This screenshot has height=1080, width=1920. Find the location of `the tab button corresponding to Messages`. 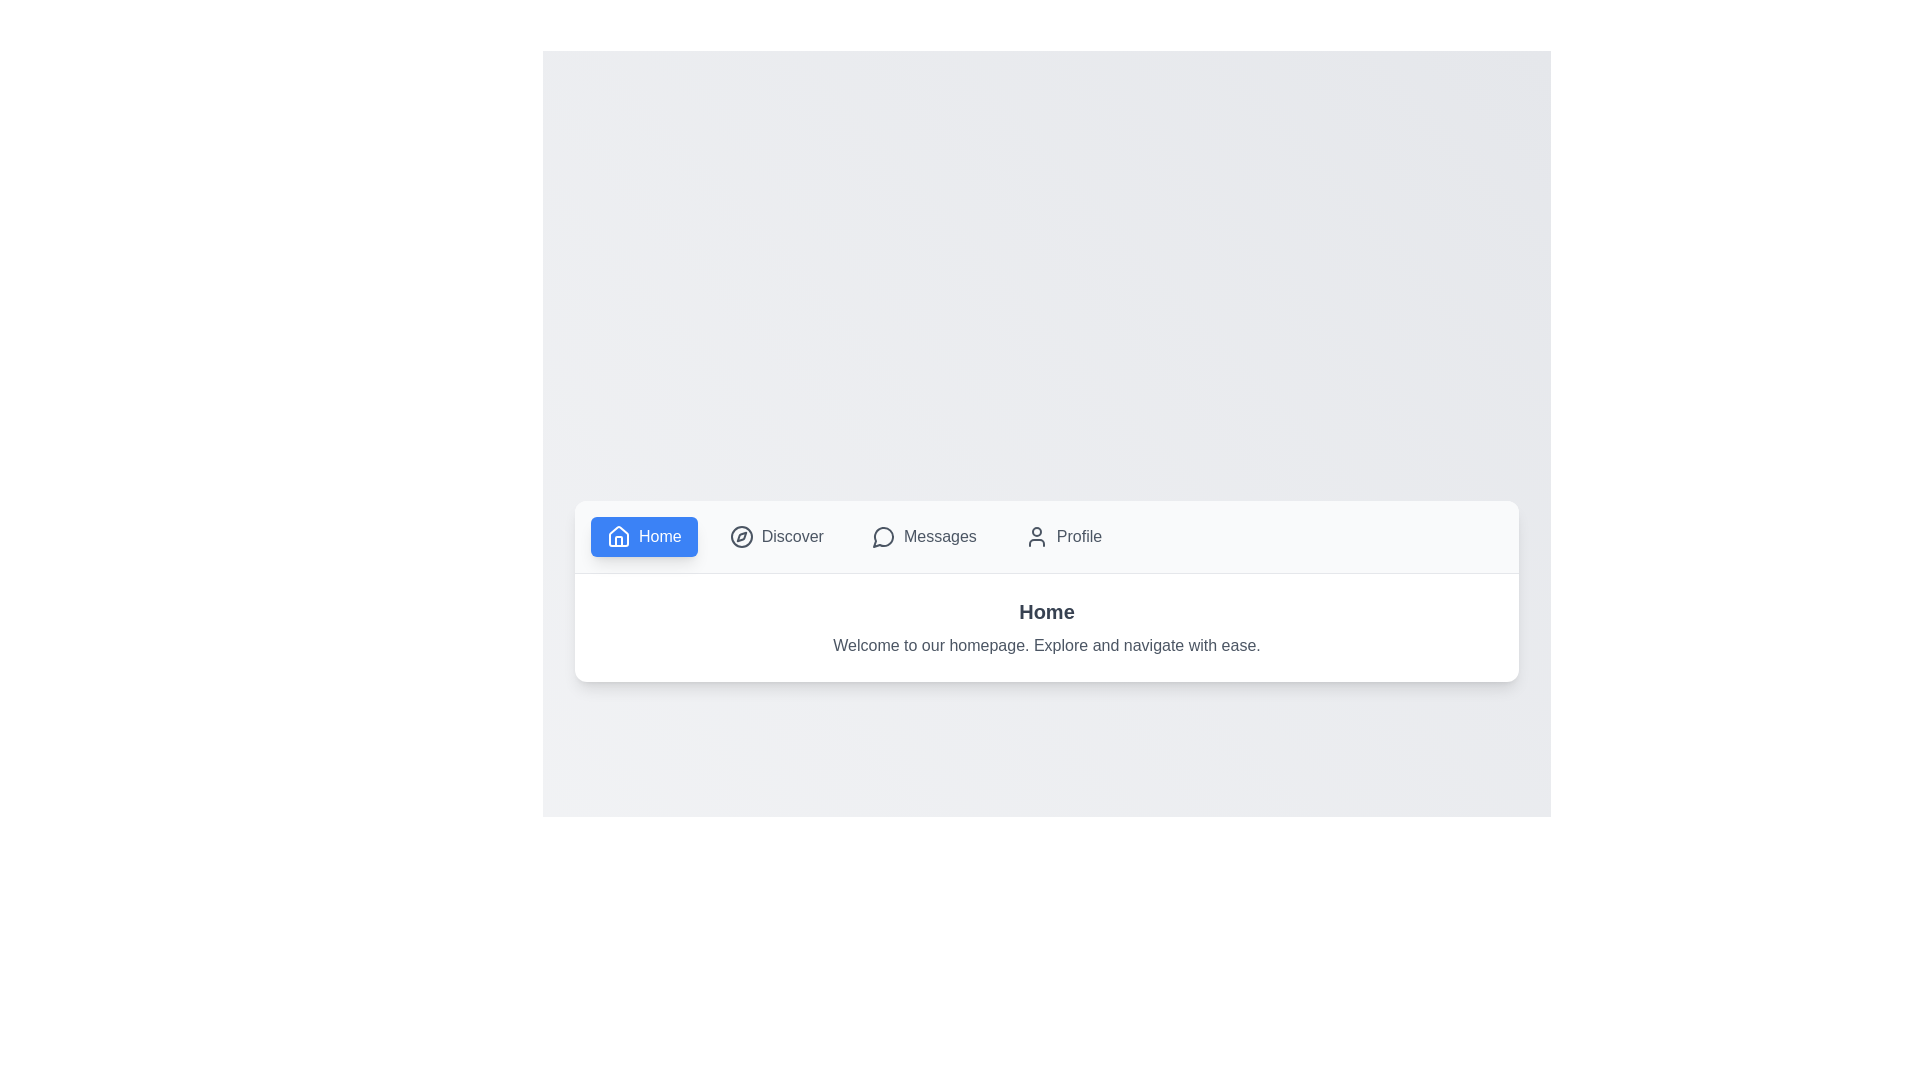

the tab button corresponding to Messages is located at coordinates (923, 535).